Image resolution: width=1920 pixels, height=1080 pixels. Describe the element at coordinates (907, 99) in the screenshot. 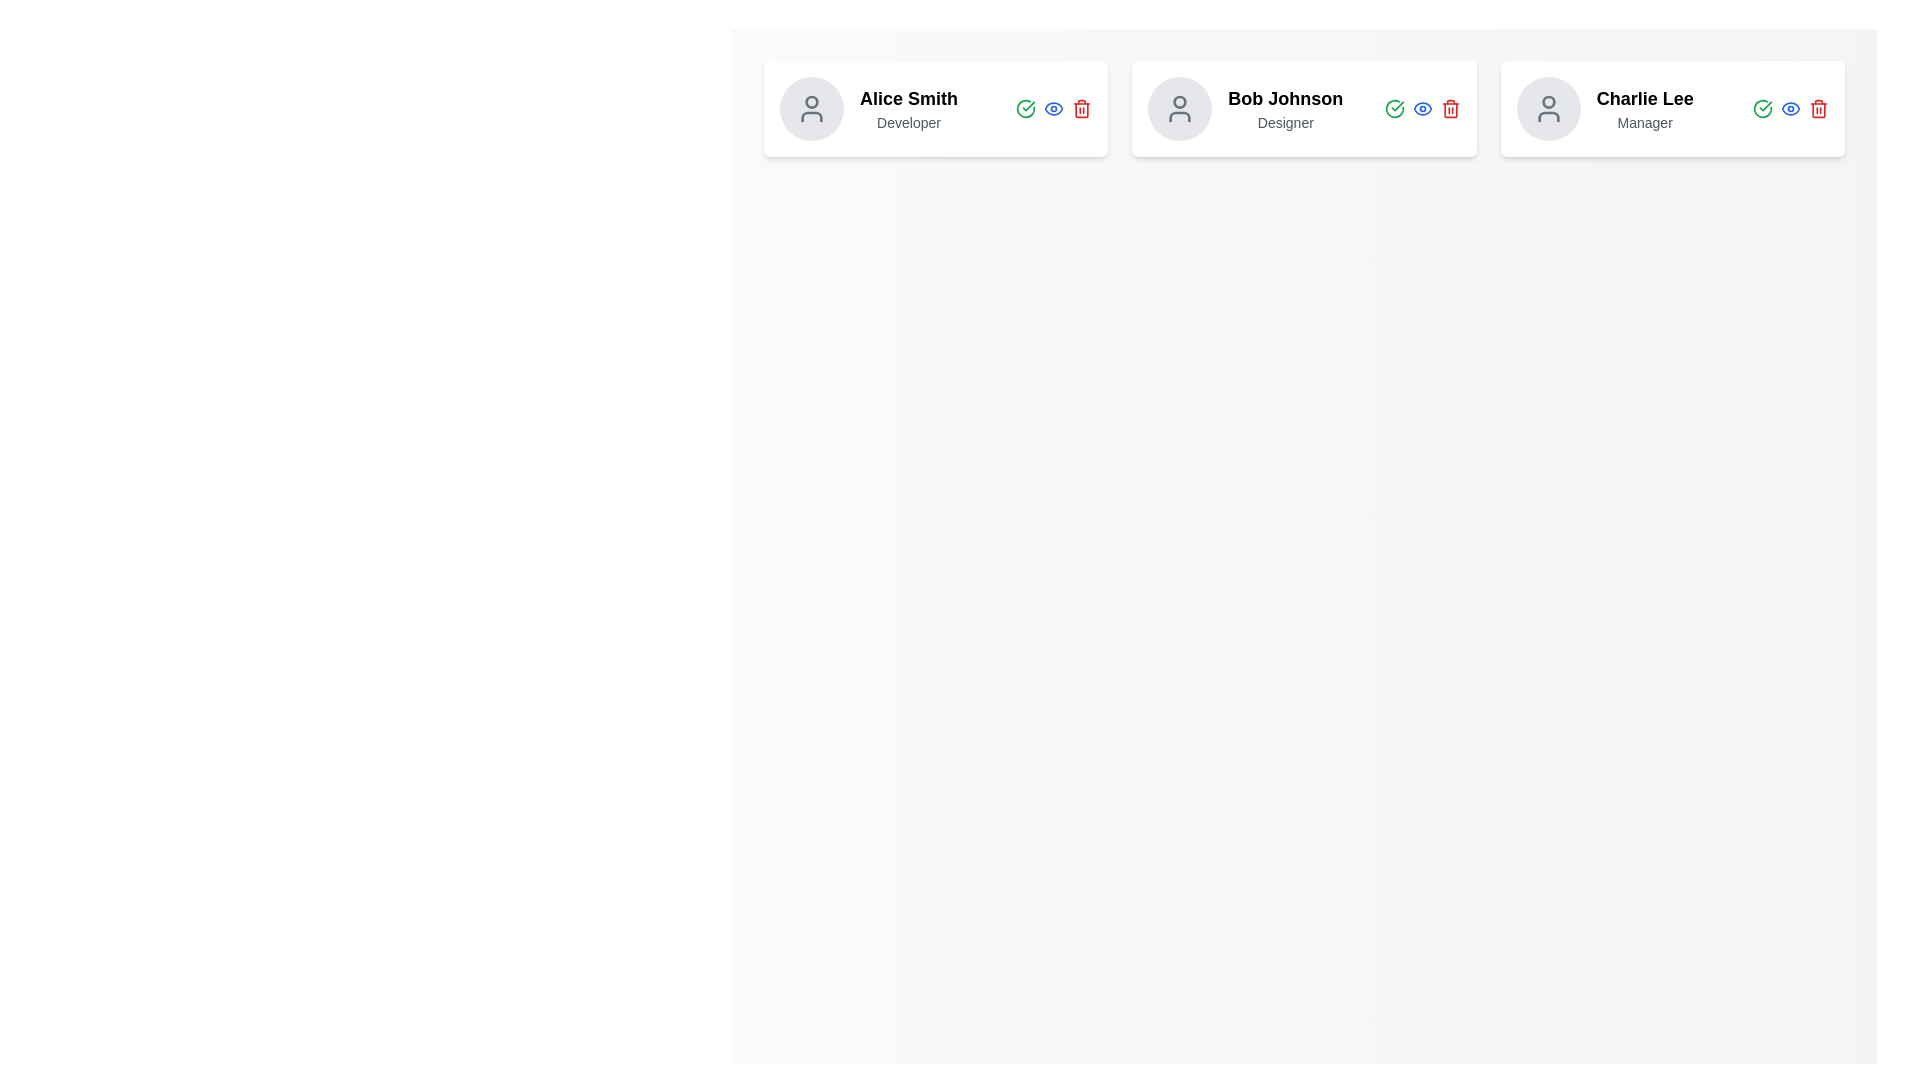

I see `the text label displaying 'Alice Smith', which is in a bold, large font and located near the top-left corner of the first card` at that location.